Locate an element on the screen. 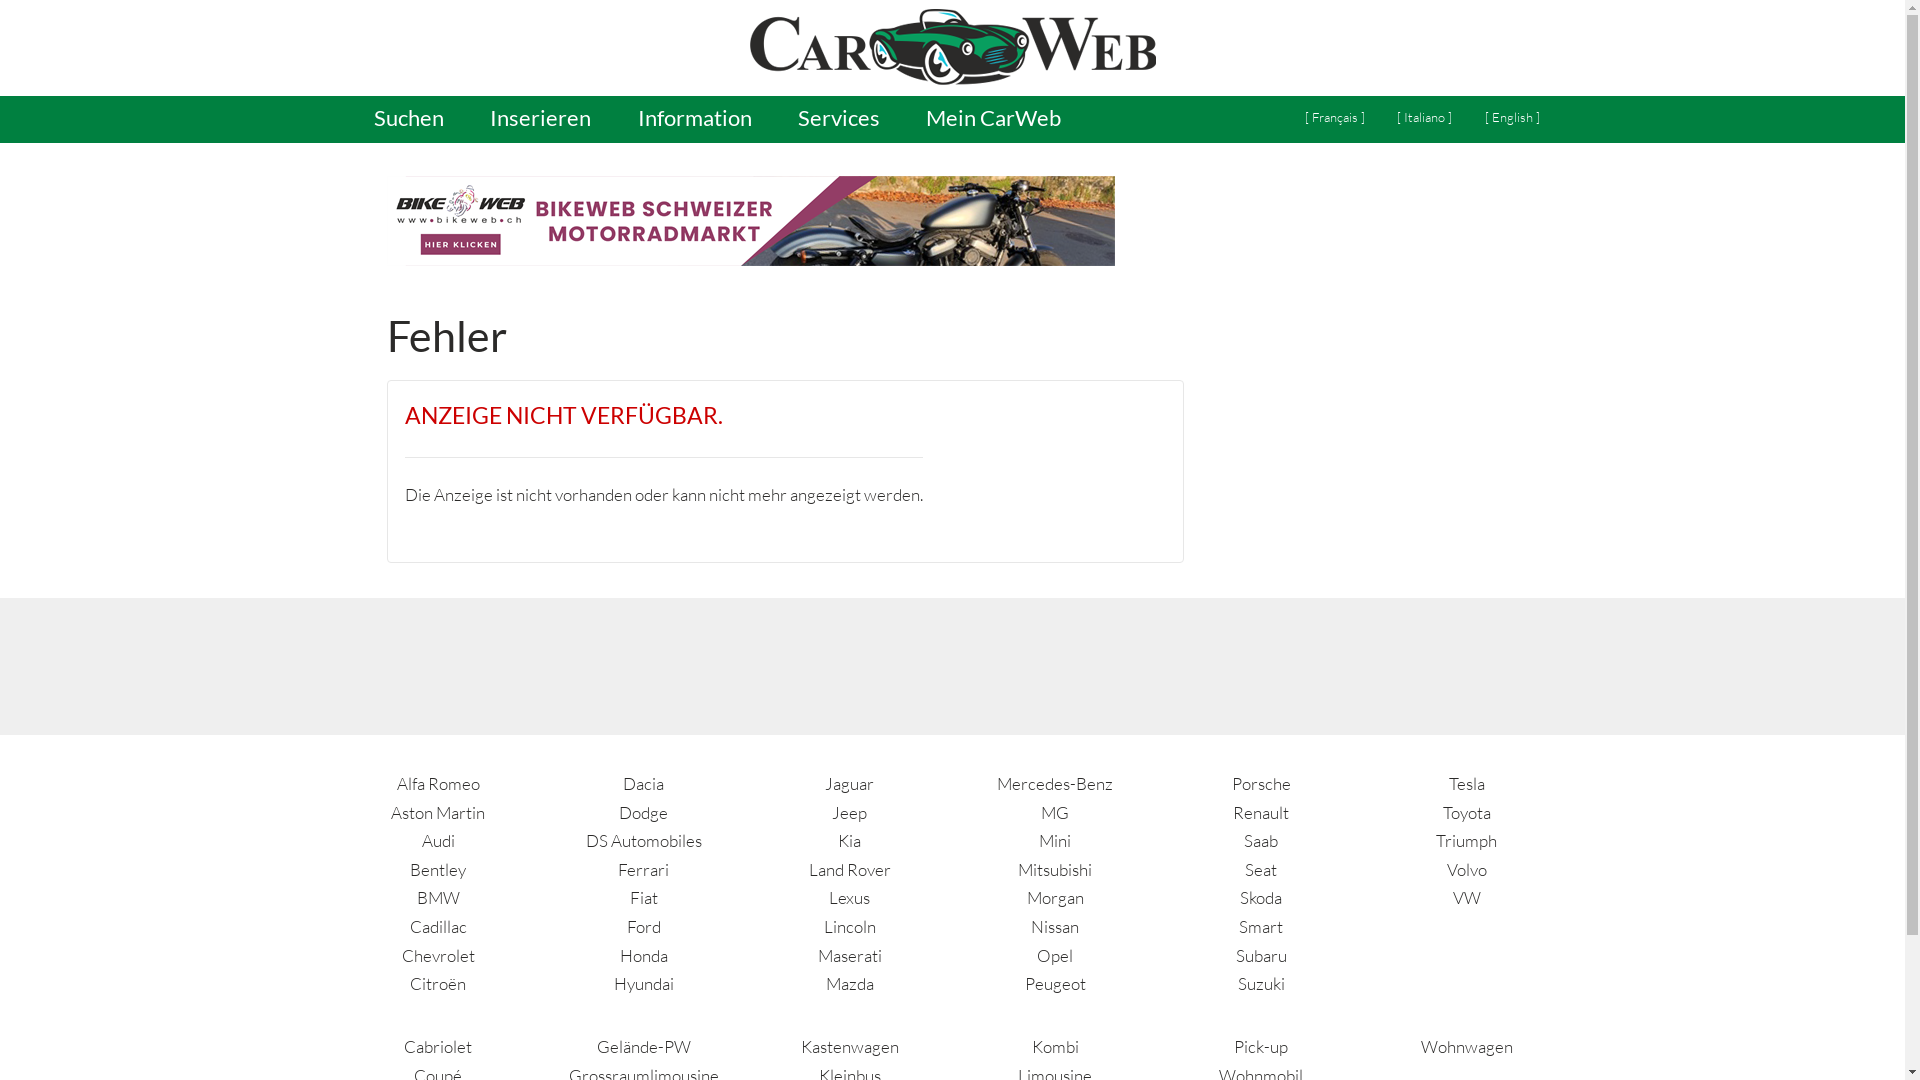 The height and width of the screenshot is (1080, 1920). 'VW' is located at coordinates (1453, 896).